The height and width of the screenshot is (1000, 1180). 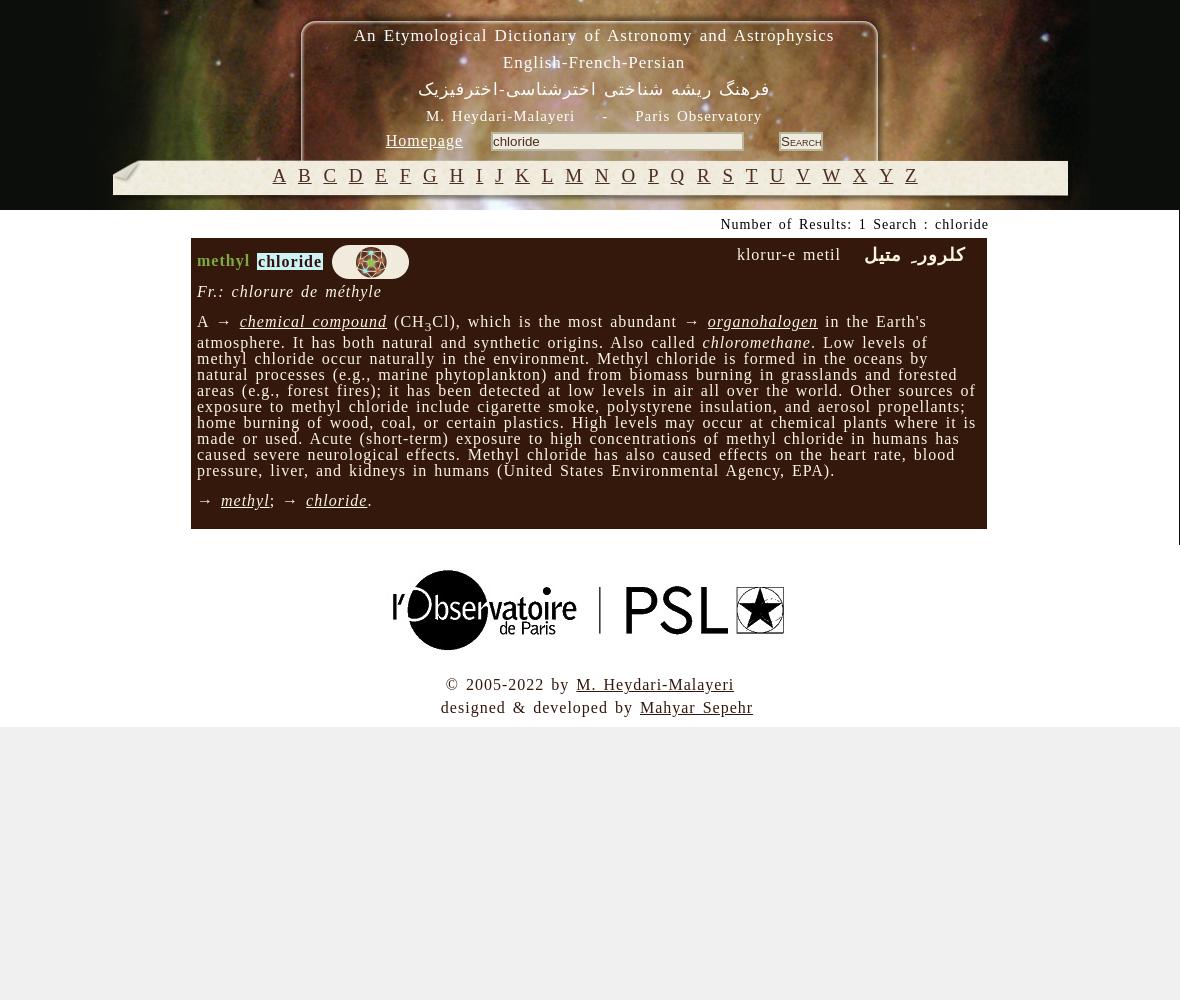 I want to click on 'P', so click(x=645, y=175).